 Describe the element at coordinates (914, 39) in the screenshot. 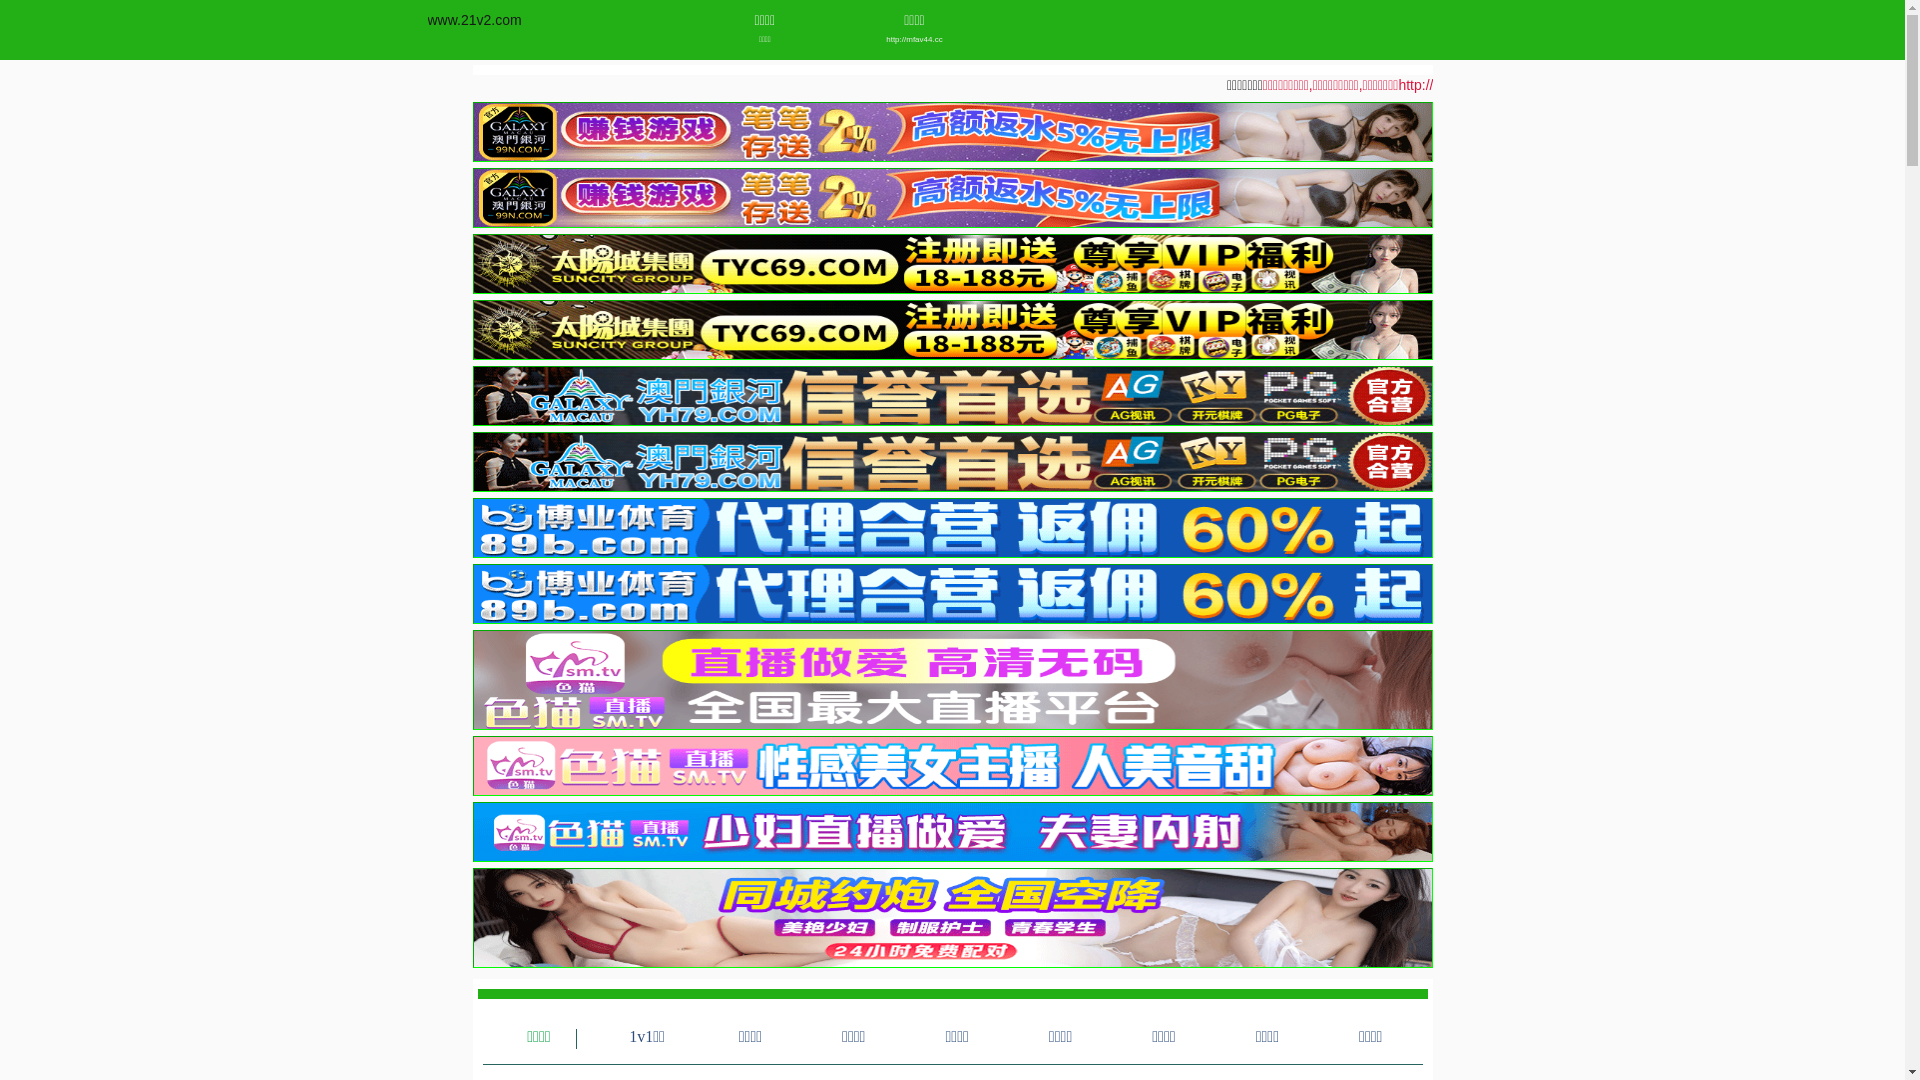

I see `'http://mfav44.cc'` at that location.